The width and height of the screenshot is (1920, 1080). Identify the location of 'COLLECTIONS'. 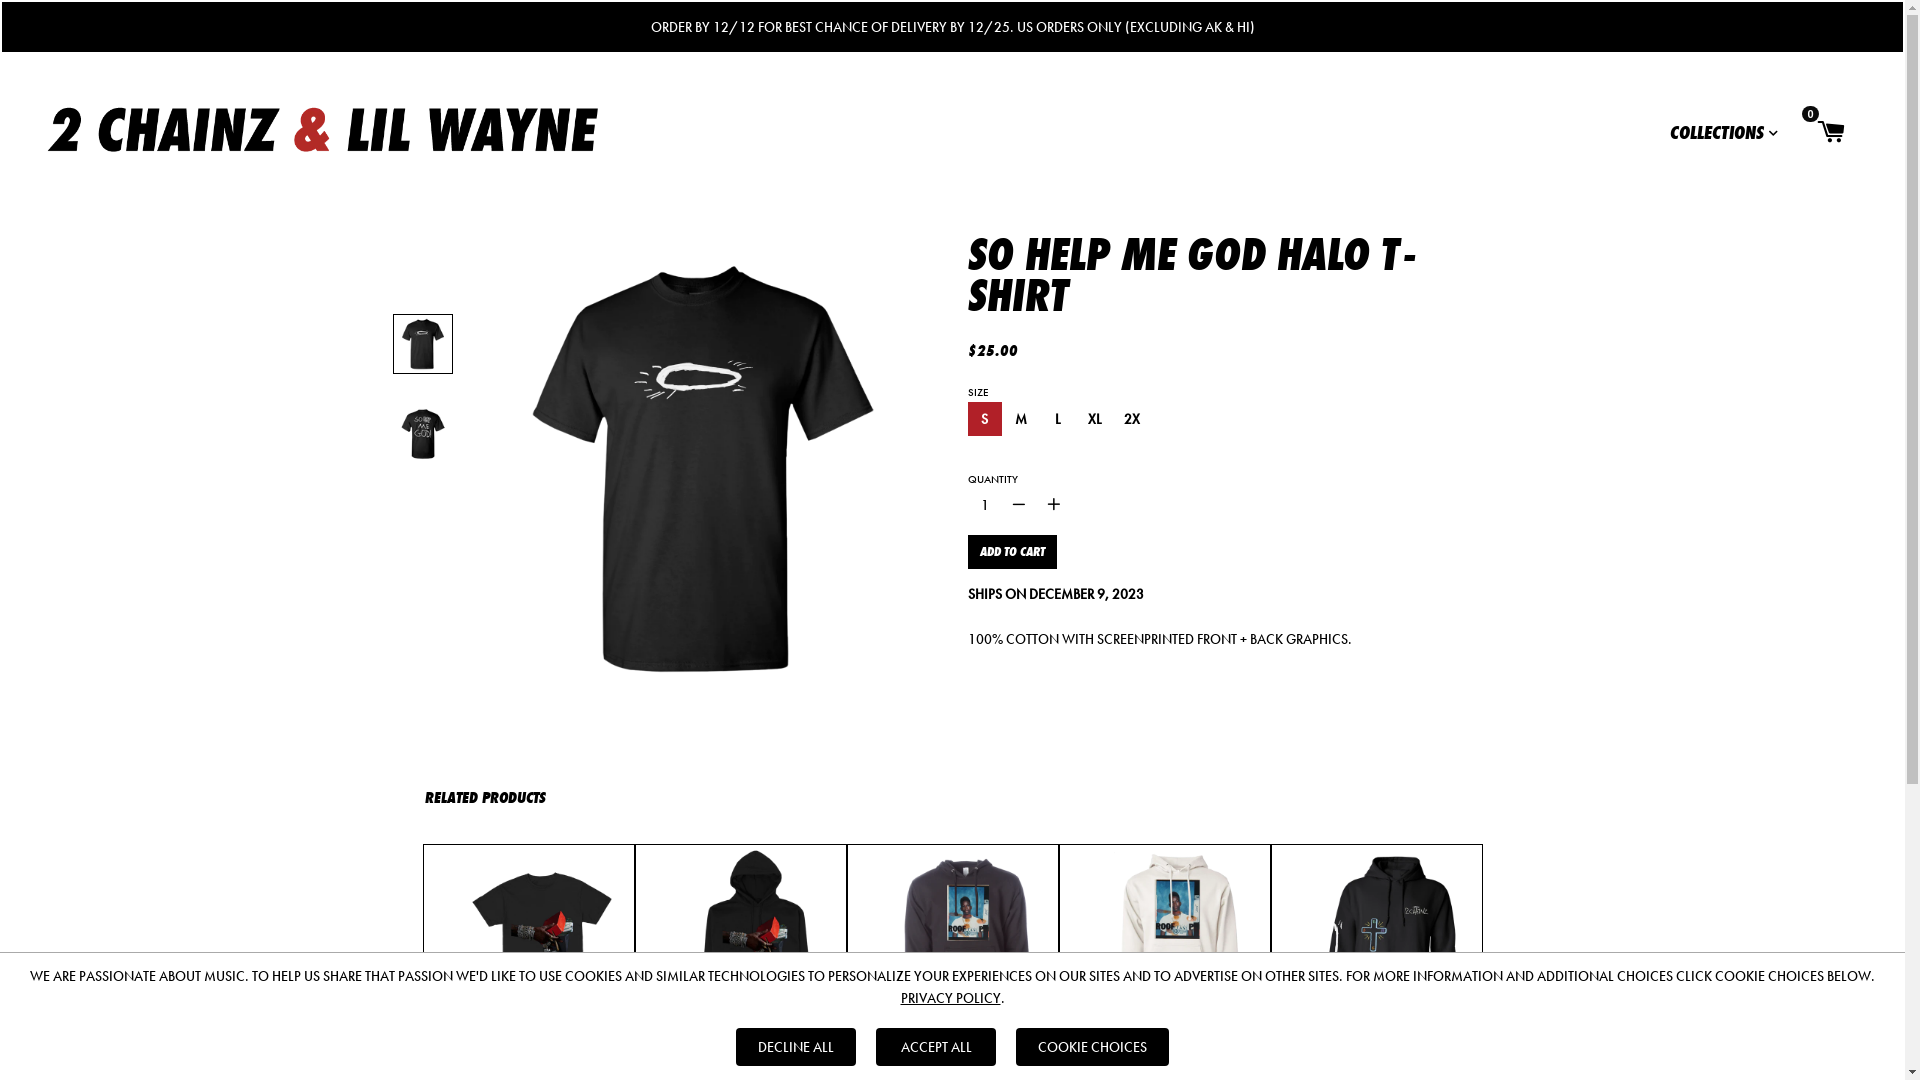
(1722, 129).